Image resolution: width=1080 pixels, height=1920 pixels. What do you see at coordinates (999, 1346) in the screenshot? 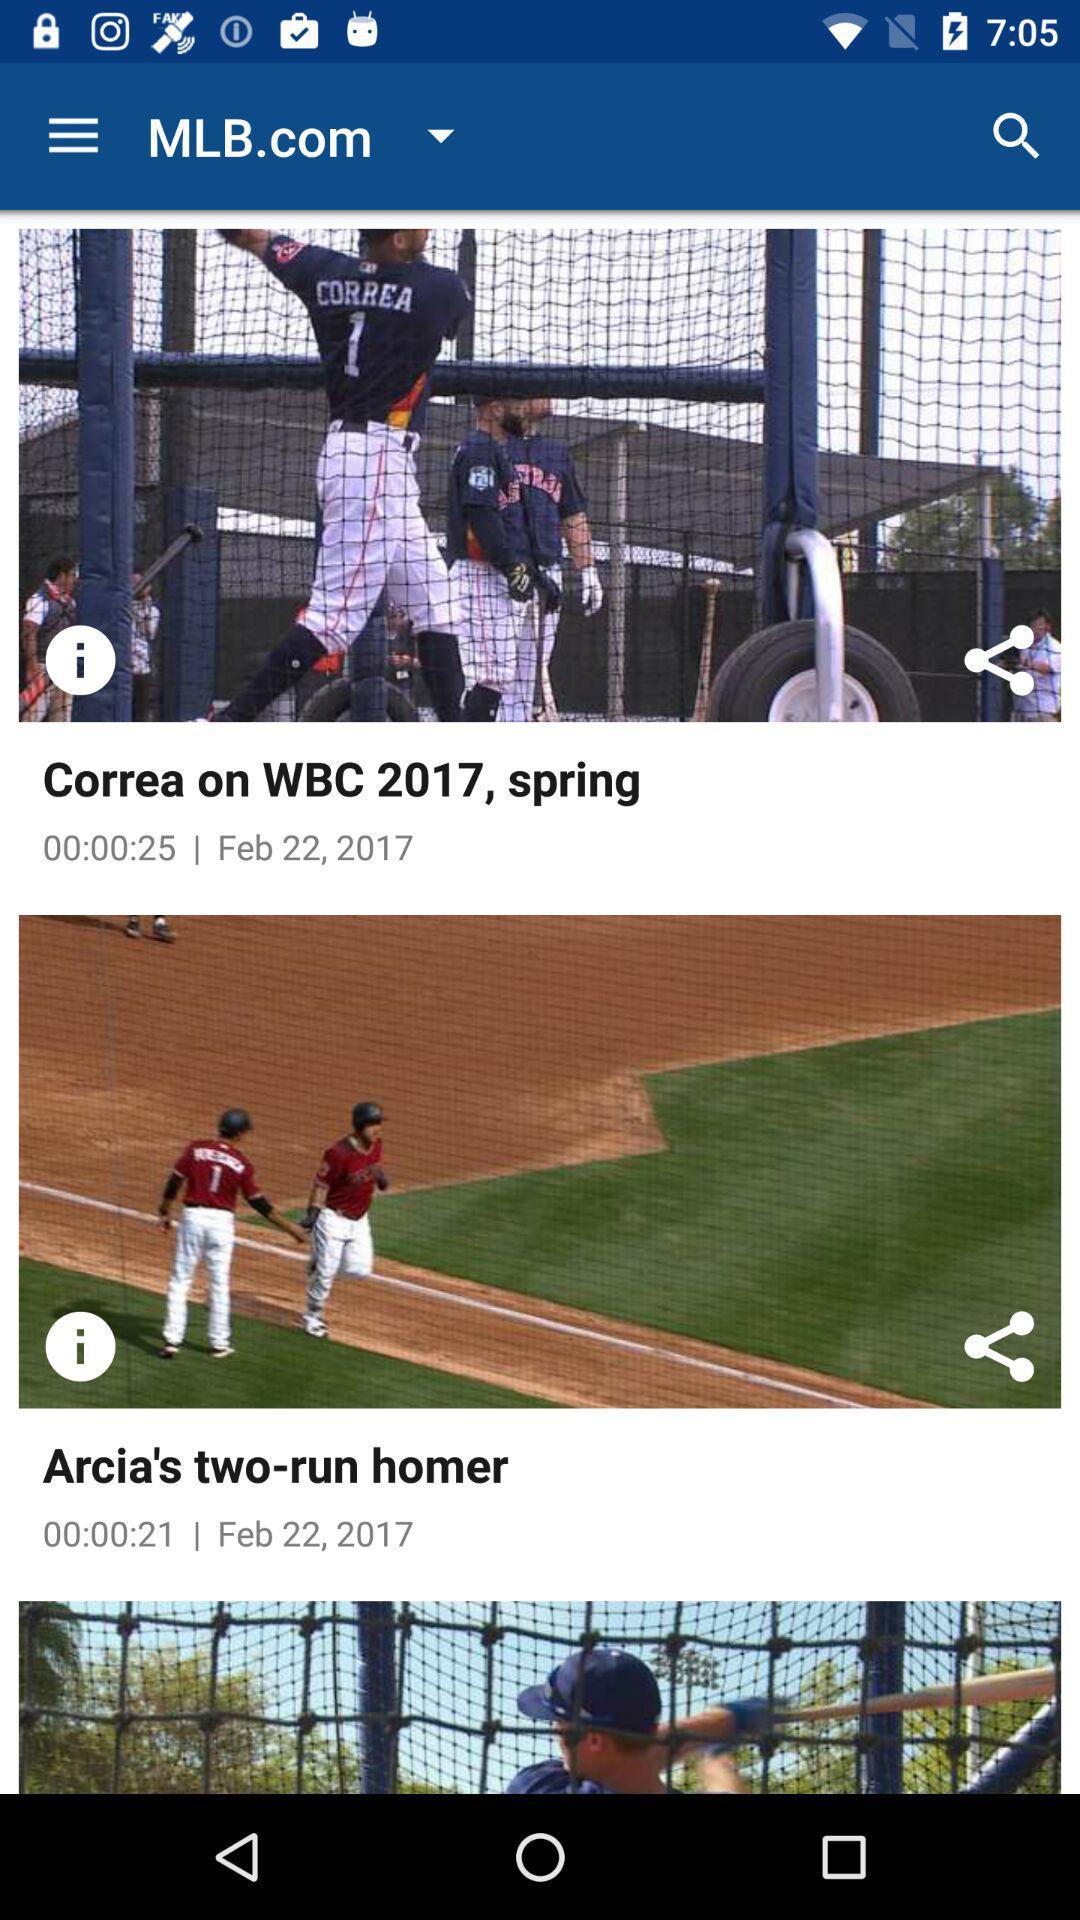
I see `share the video` at bounding box center [999, 1346].